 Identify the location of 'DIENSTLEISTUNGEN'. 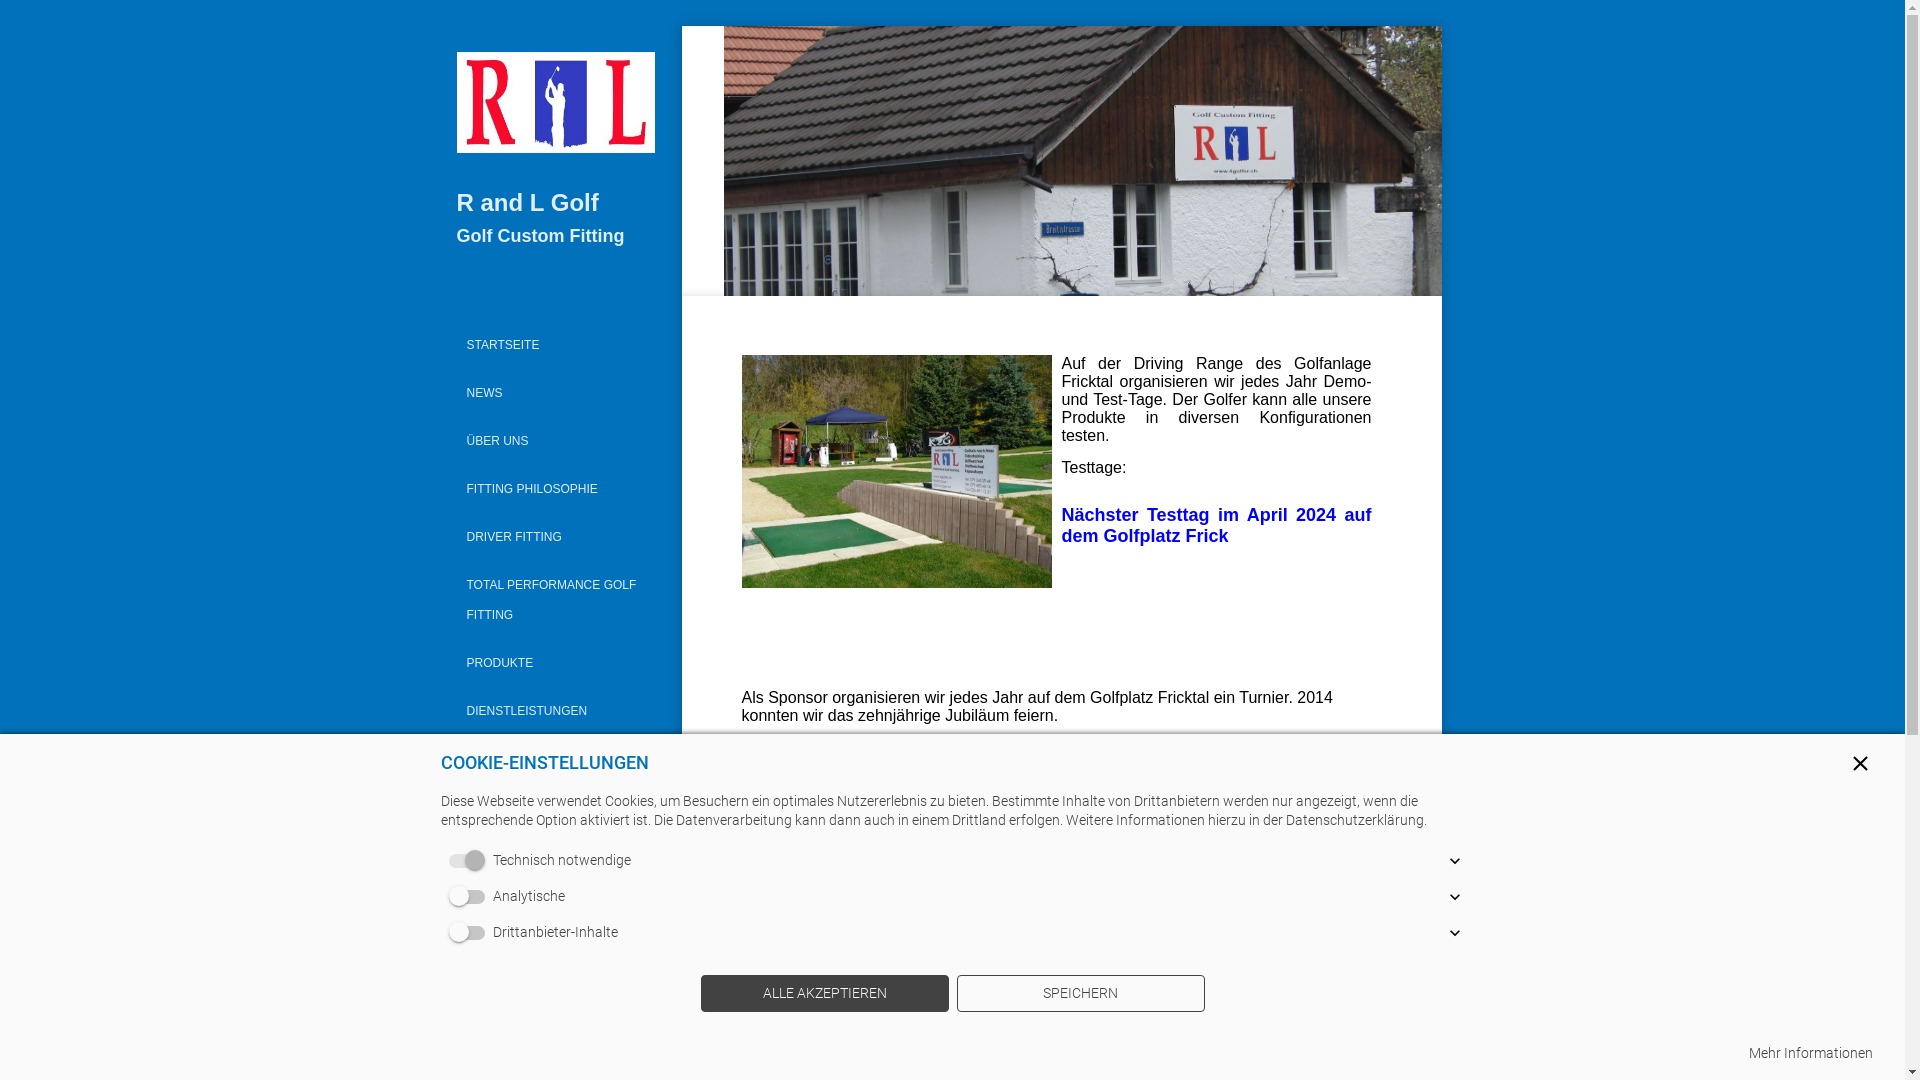
(556, 709).